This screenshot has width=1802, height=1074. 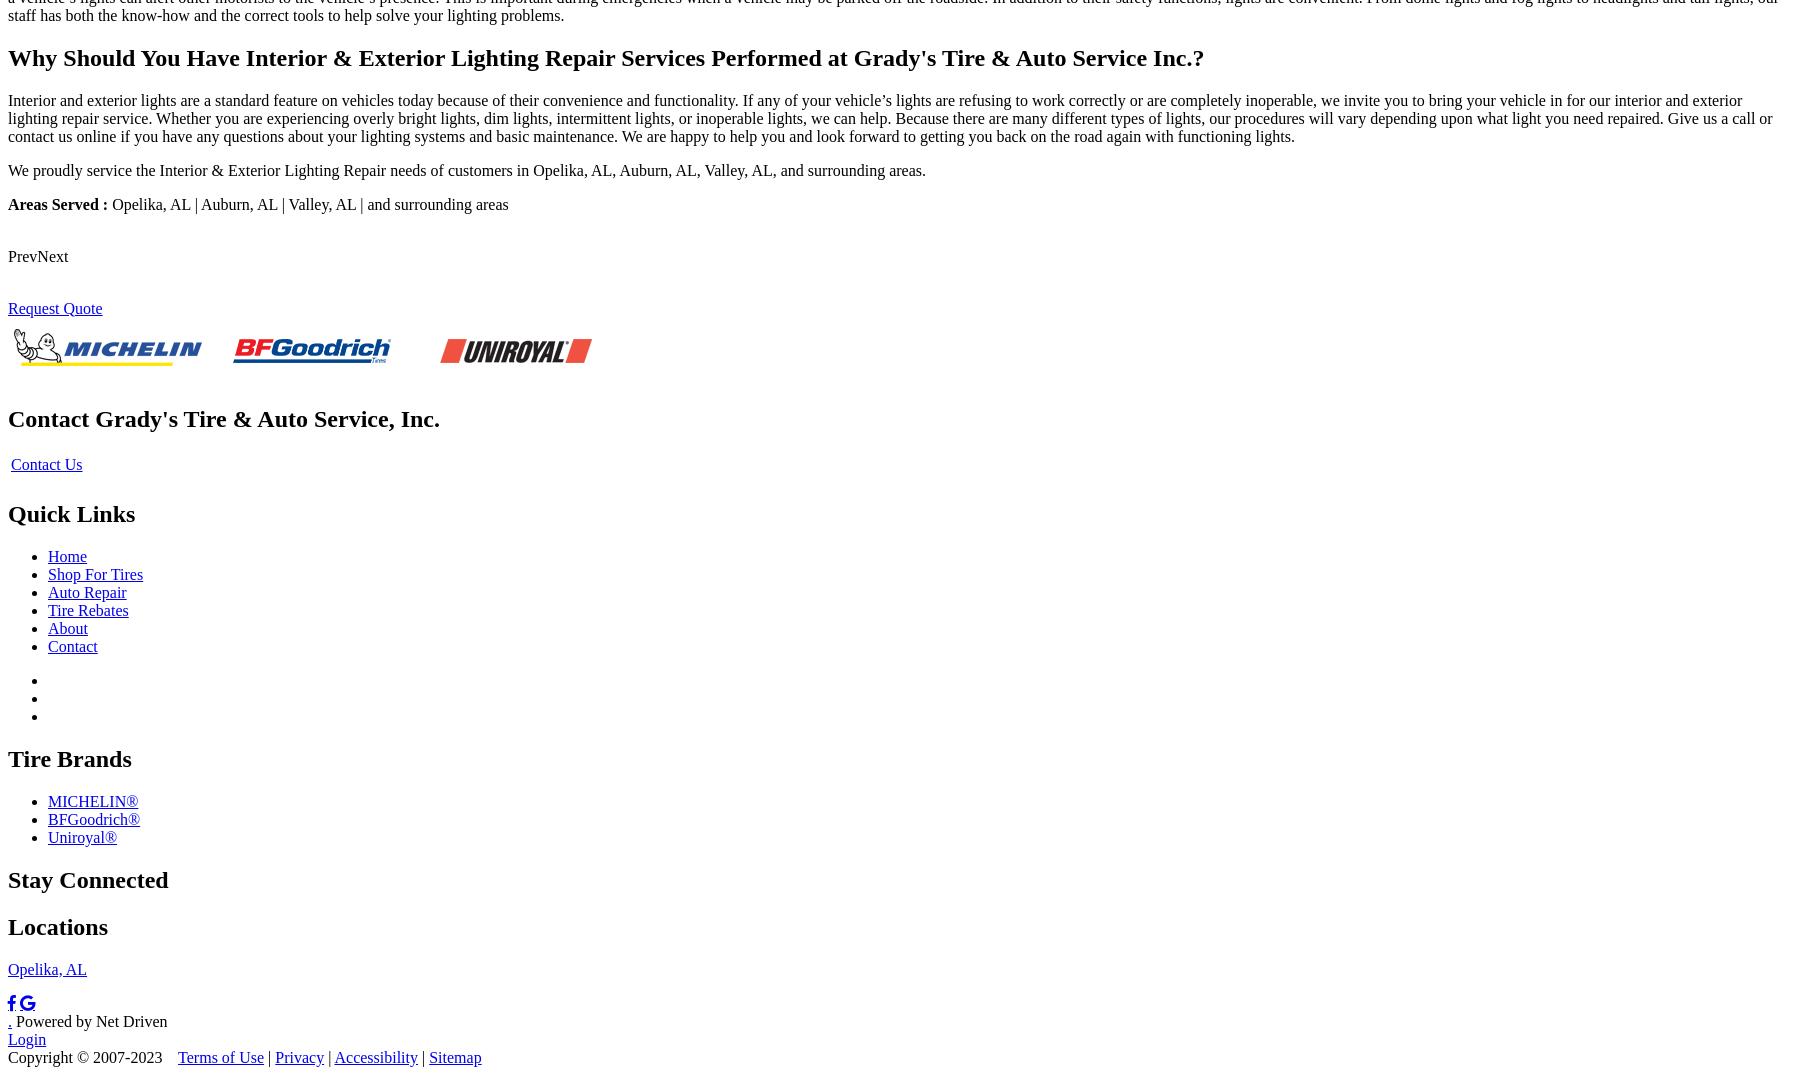 What do you see at coordinates (45, 463) in the screenshot?
I see `'Contact Us'` at bounding box center [45, 463].